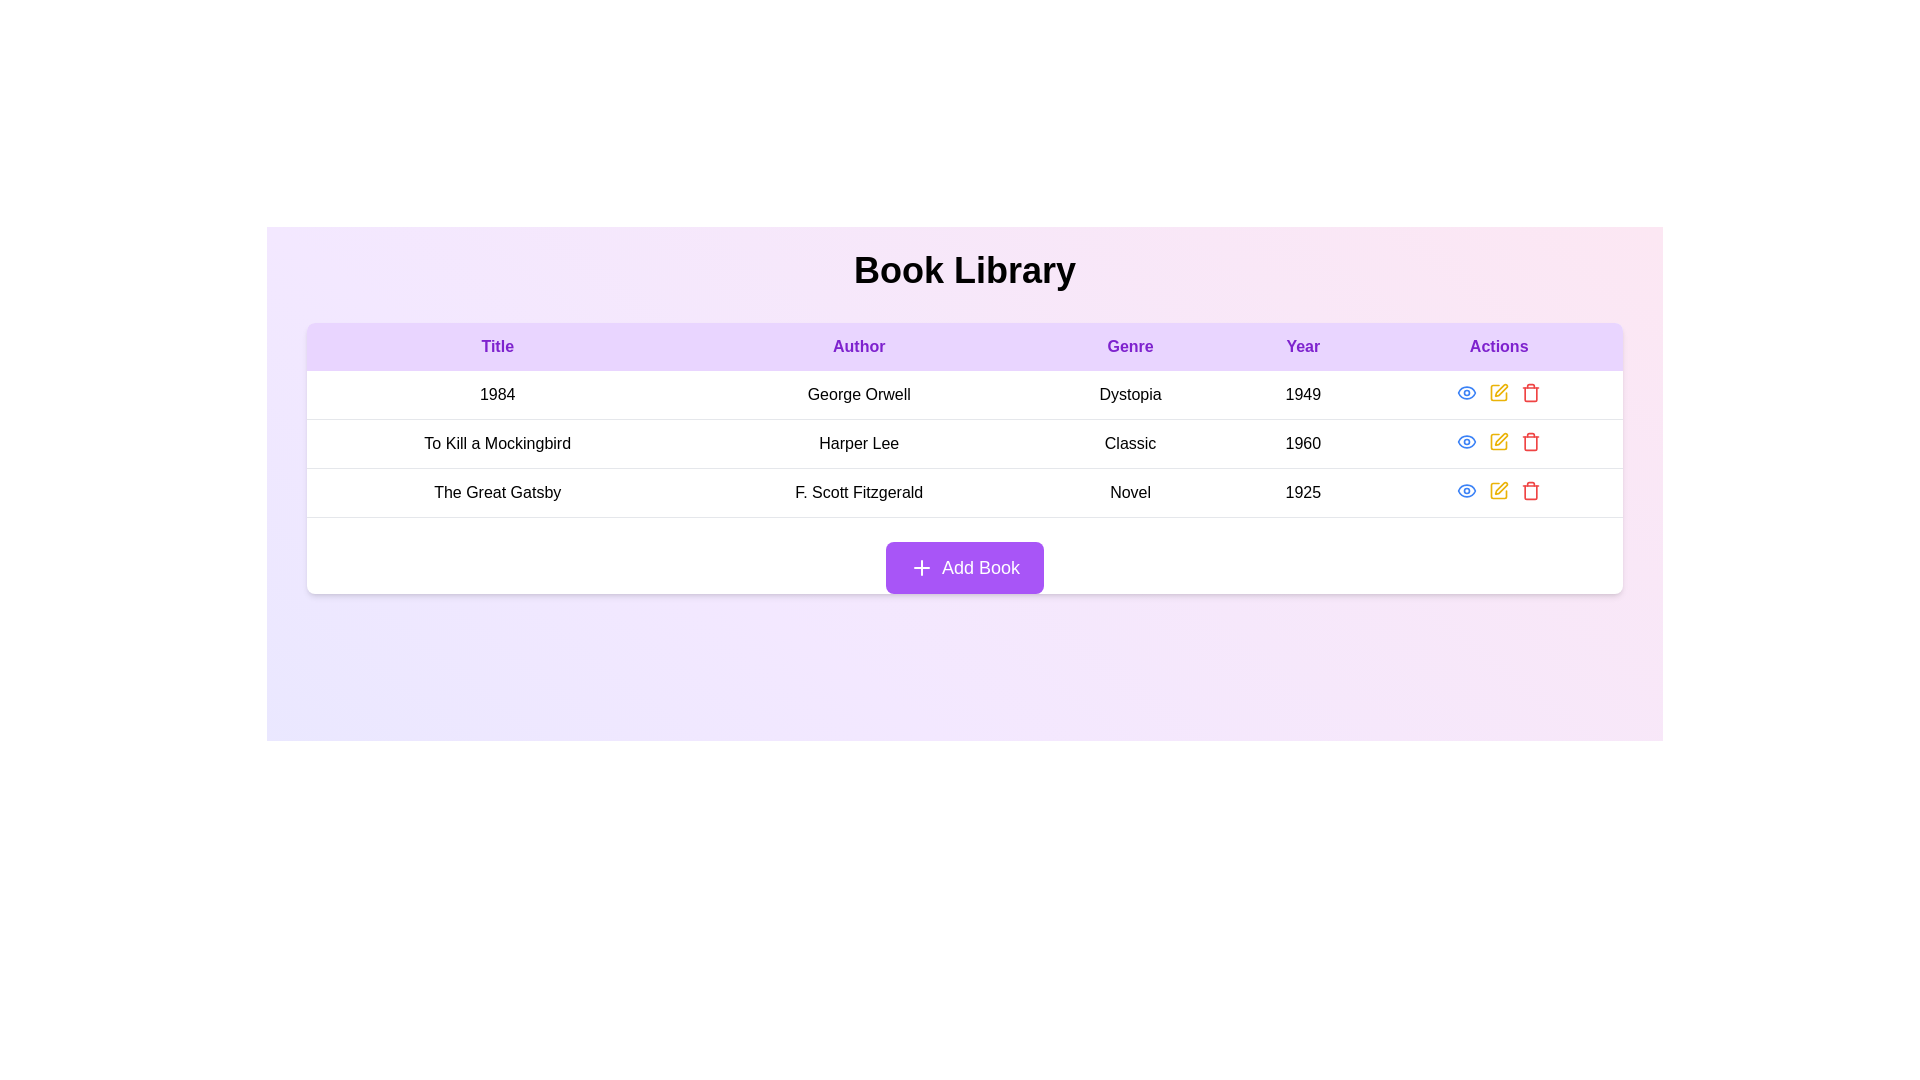  What do you see at coordinates (859, 442) in the screenshot?
I see `the text field displaying 'Harper Lee' located in the second row of the 'Author' column in the book details table` at bounding box center [859, 442].